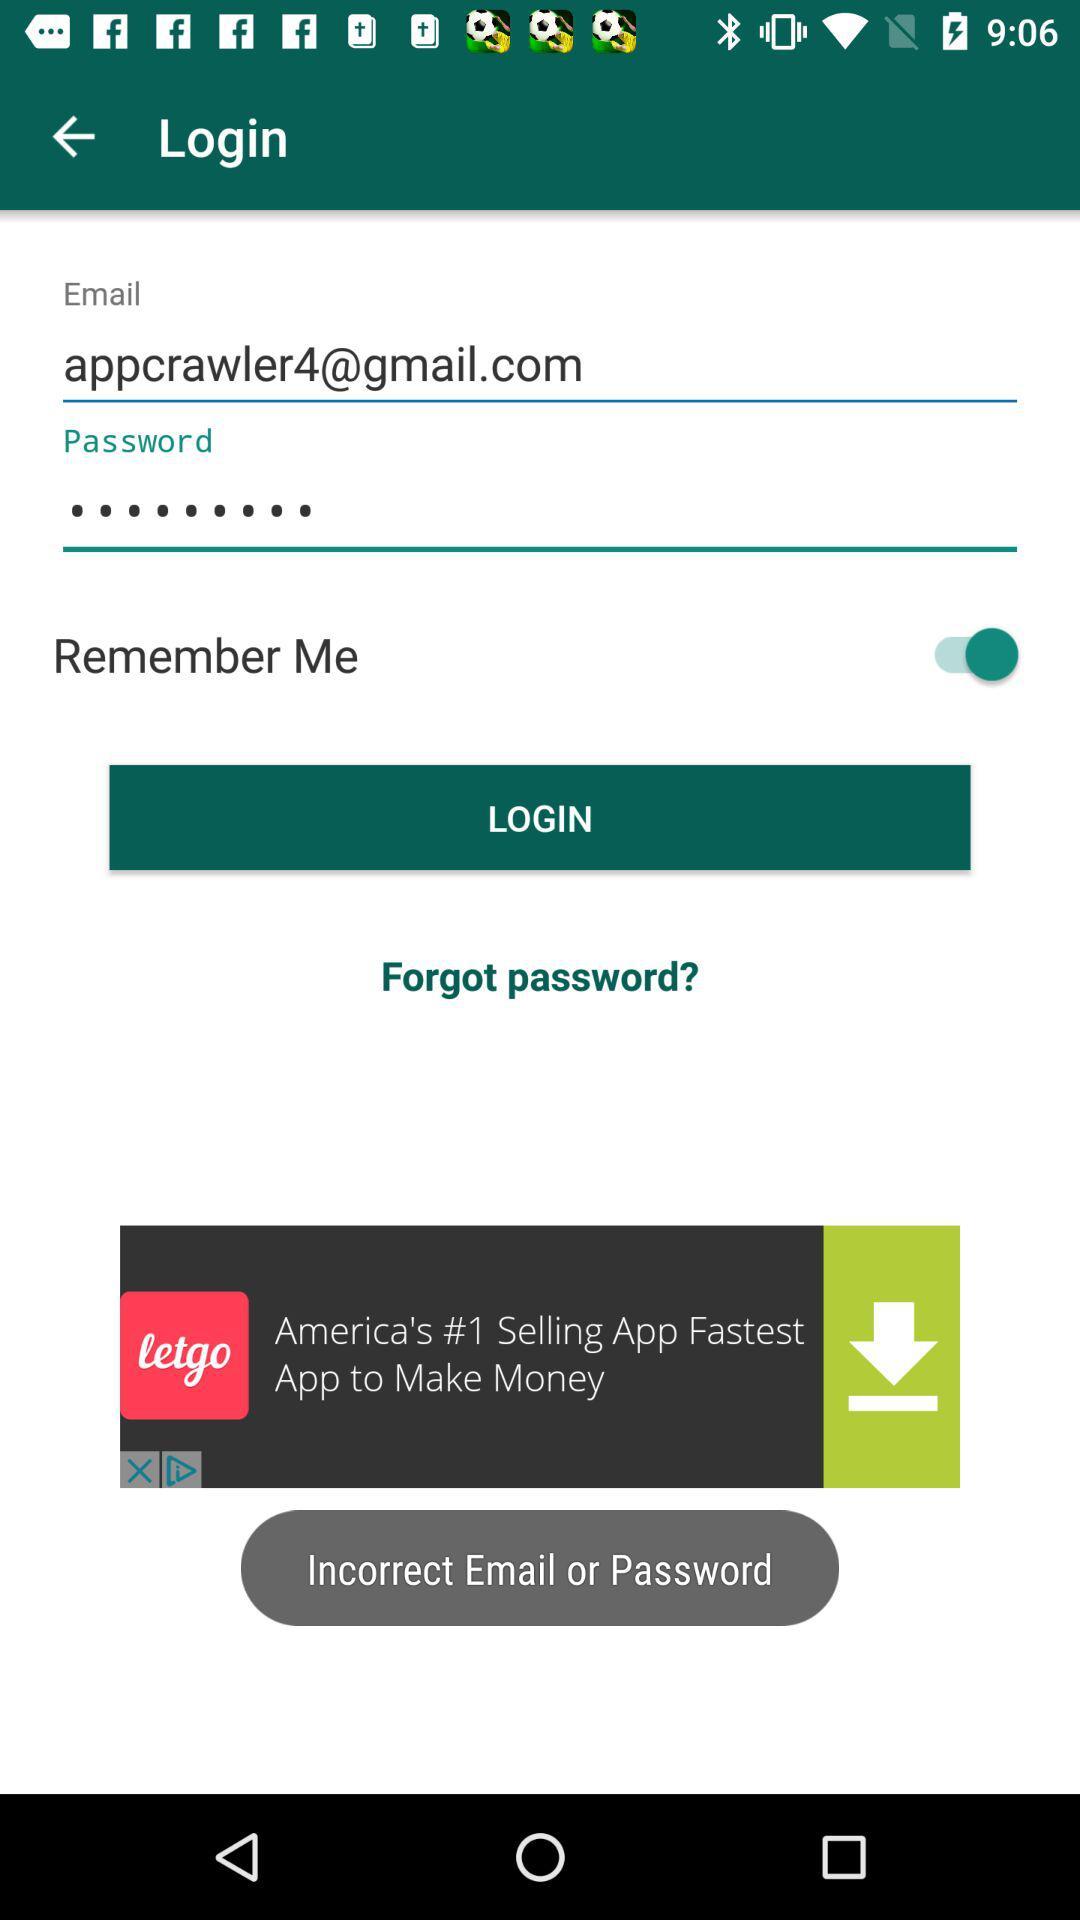 The height and width of the screenshot is (1920, 1080). What do you see at coordinates (540, 1356) in the screenshot?
I see `download app` at bounding box center [540, 1356].